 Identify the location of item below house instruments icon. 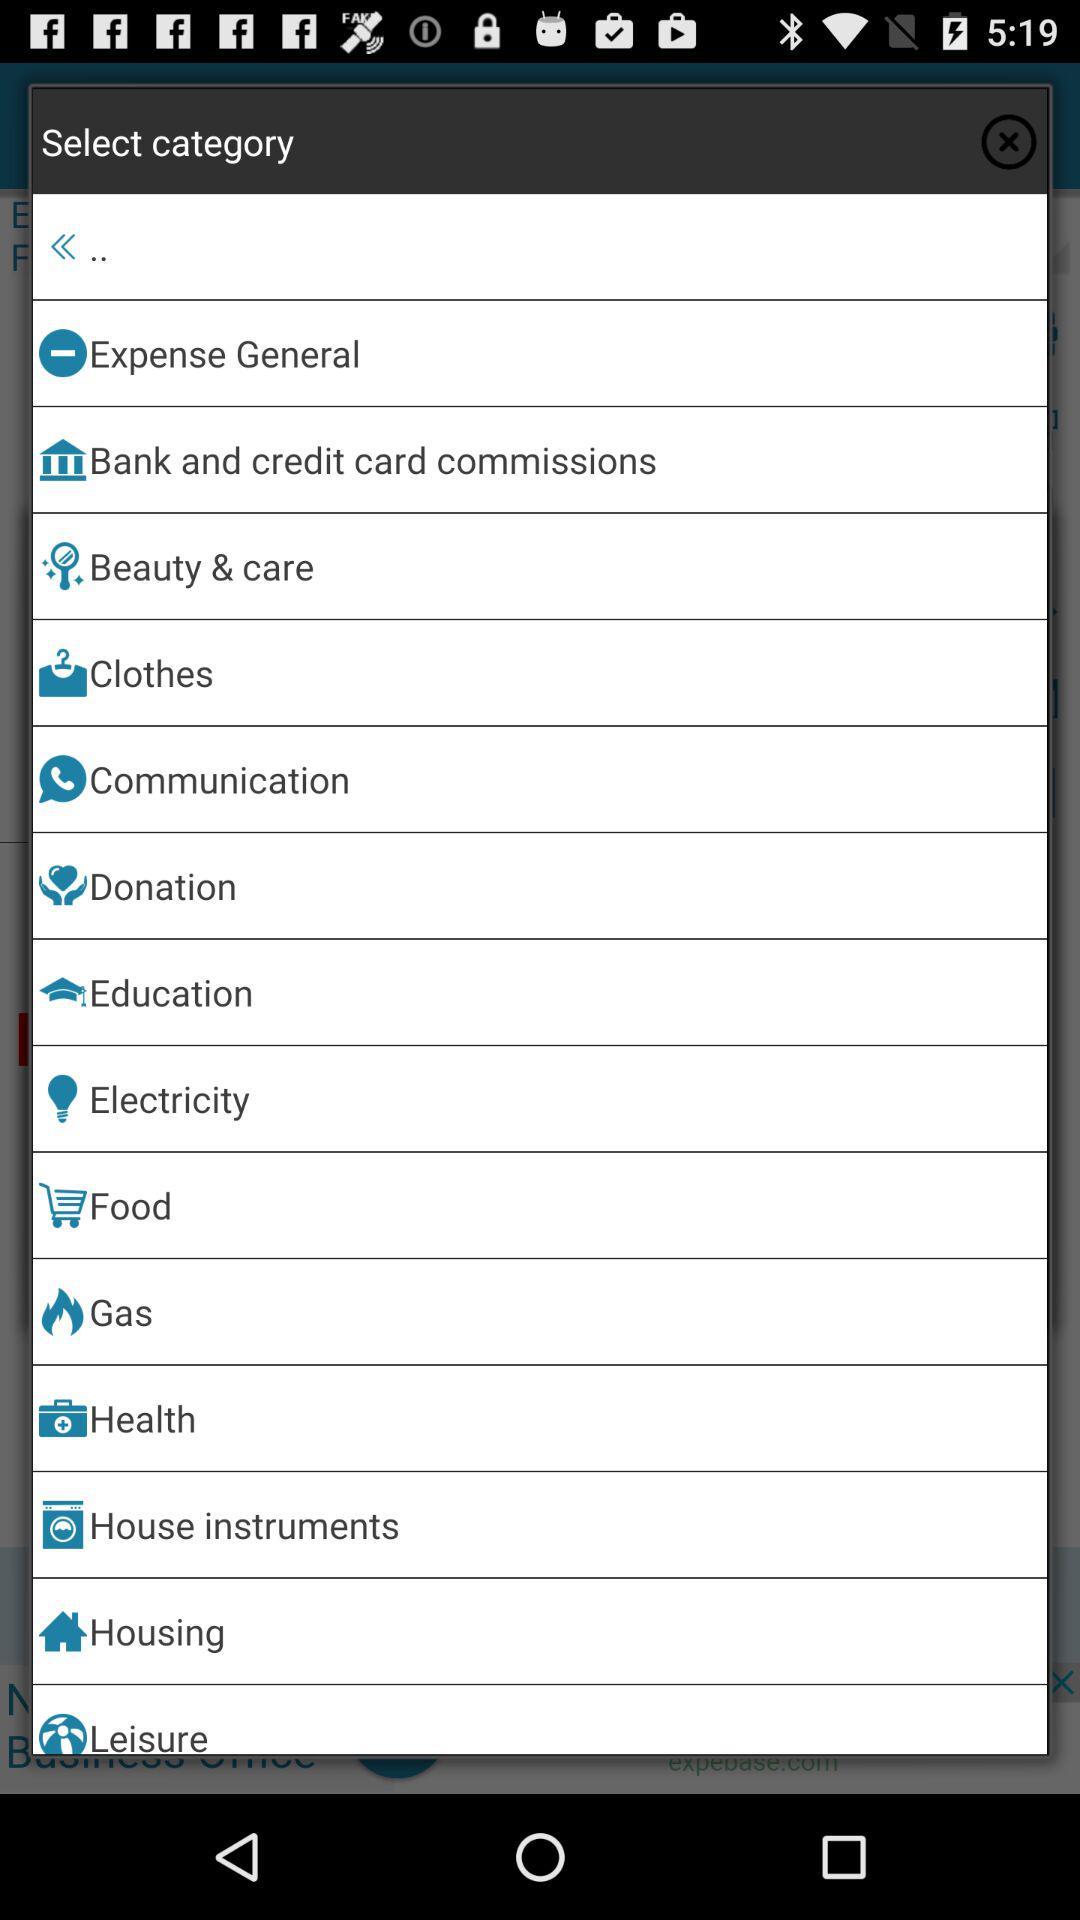
(564, 1631).